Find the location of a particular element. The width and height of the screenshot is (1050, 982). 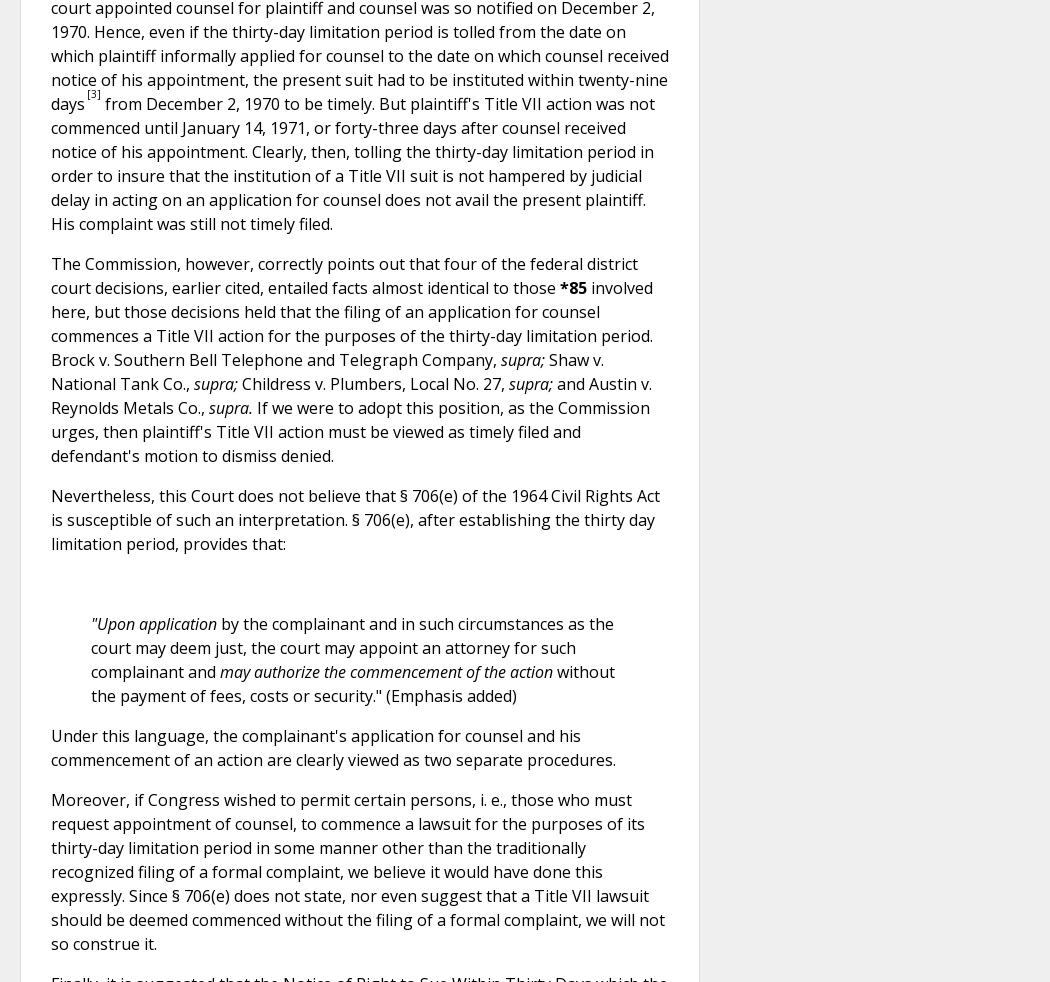

'may authorize the commencement of the action' is located at coordinates (386, 670).